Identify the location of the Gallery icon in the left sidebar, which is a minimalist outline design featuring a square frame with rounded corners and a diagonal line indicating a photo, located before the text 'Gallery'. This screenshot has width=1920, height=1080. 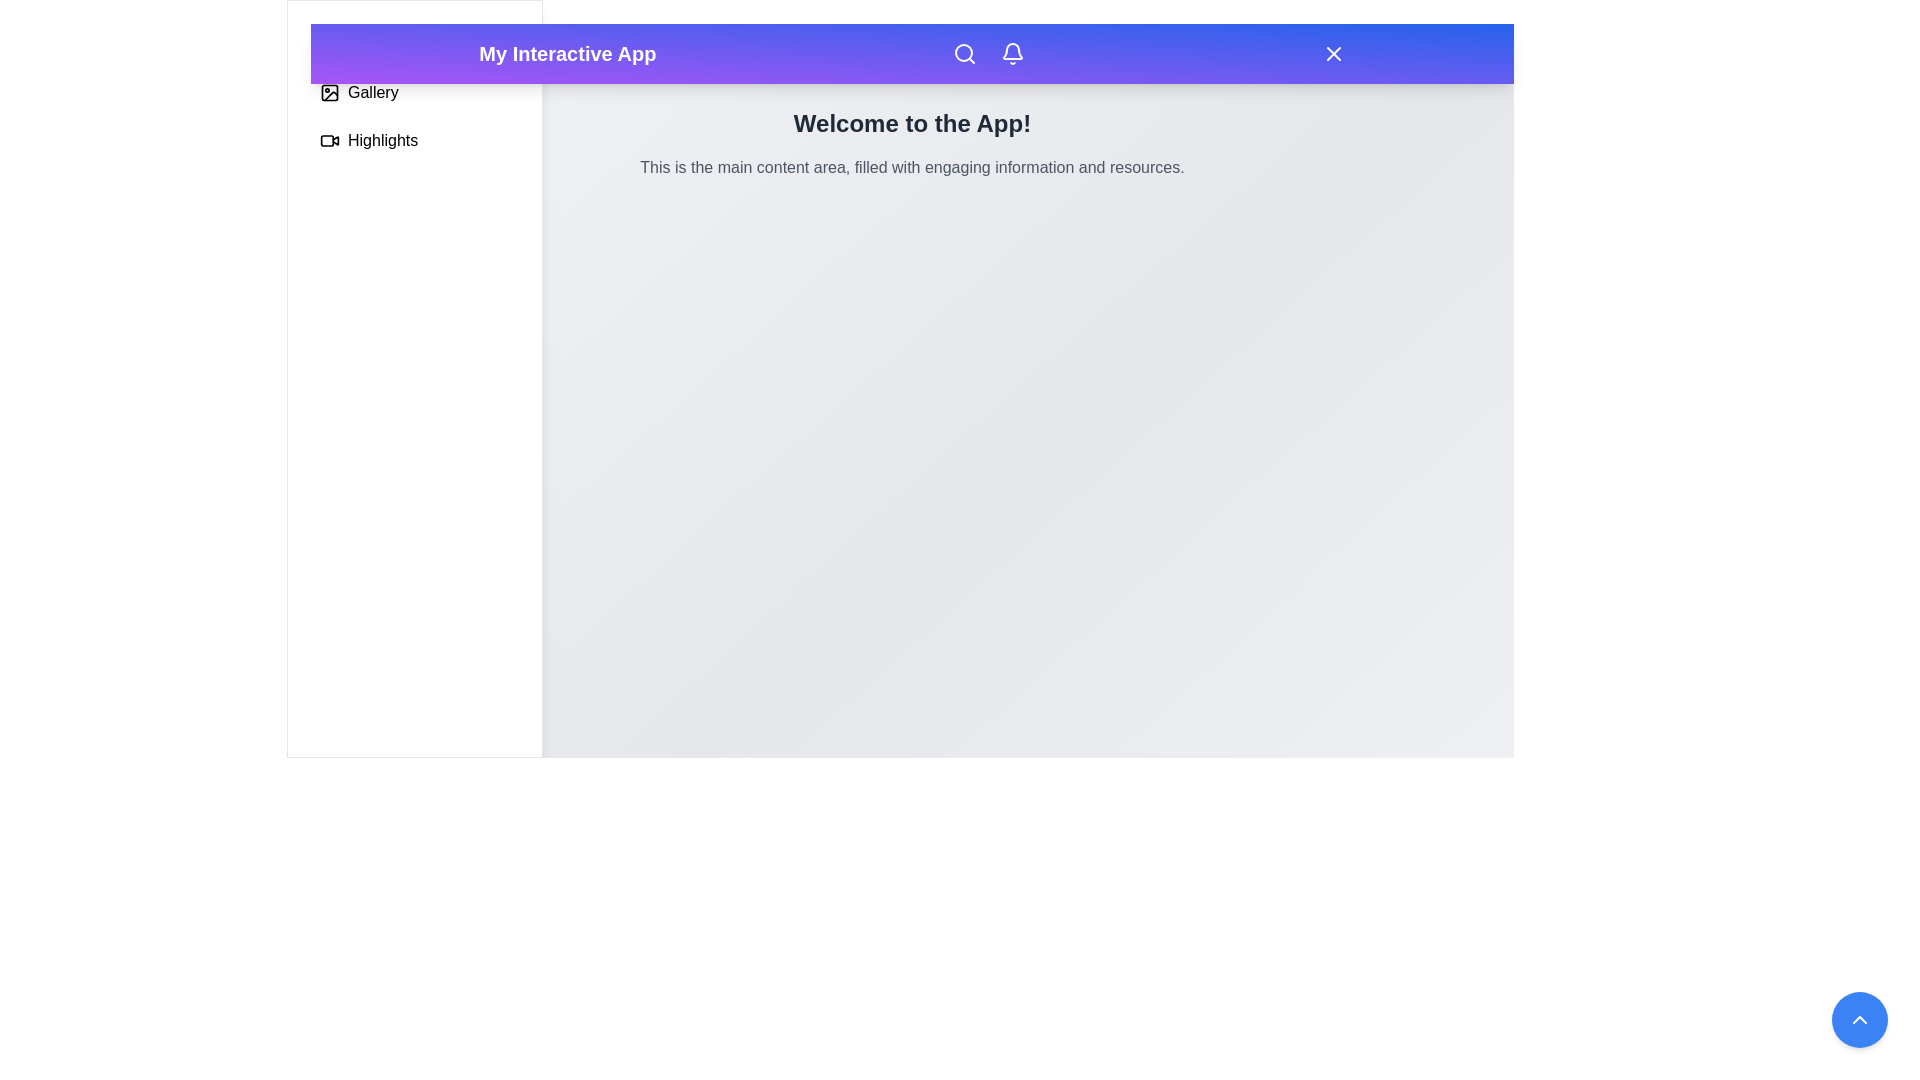
(330, 92).